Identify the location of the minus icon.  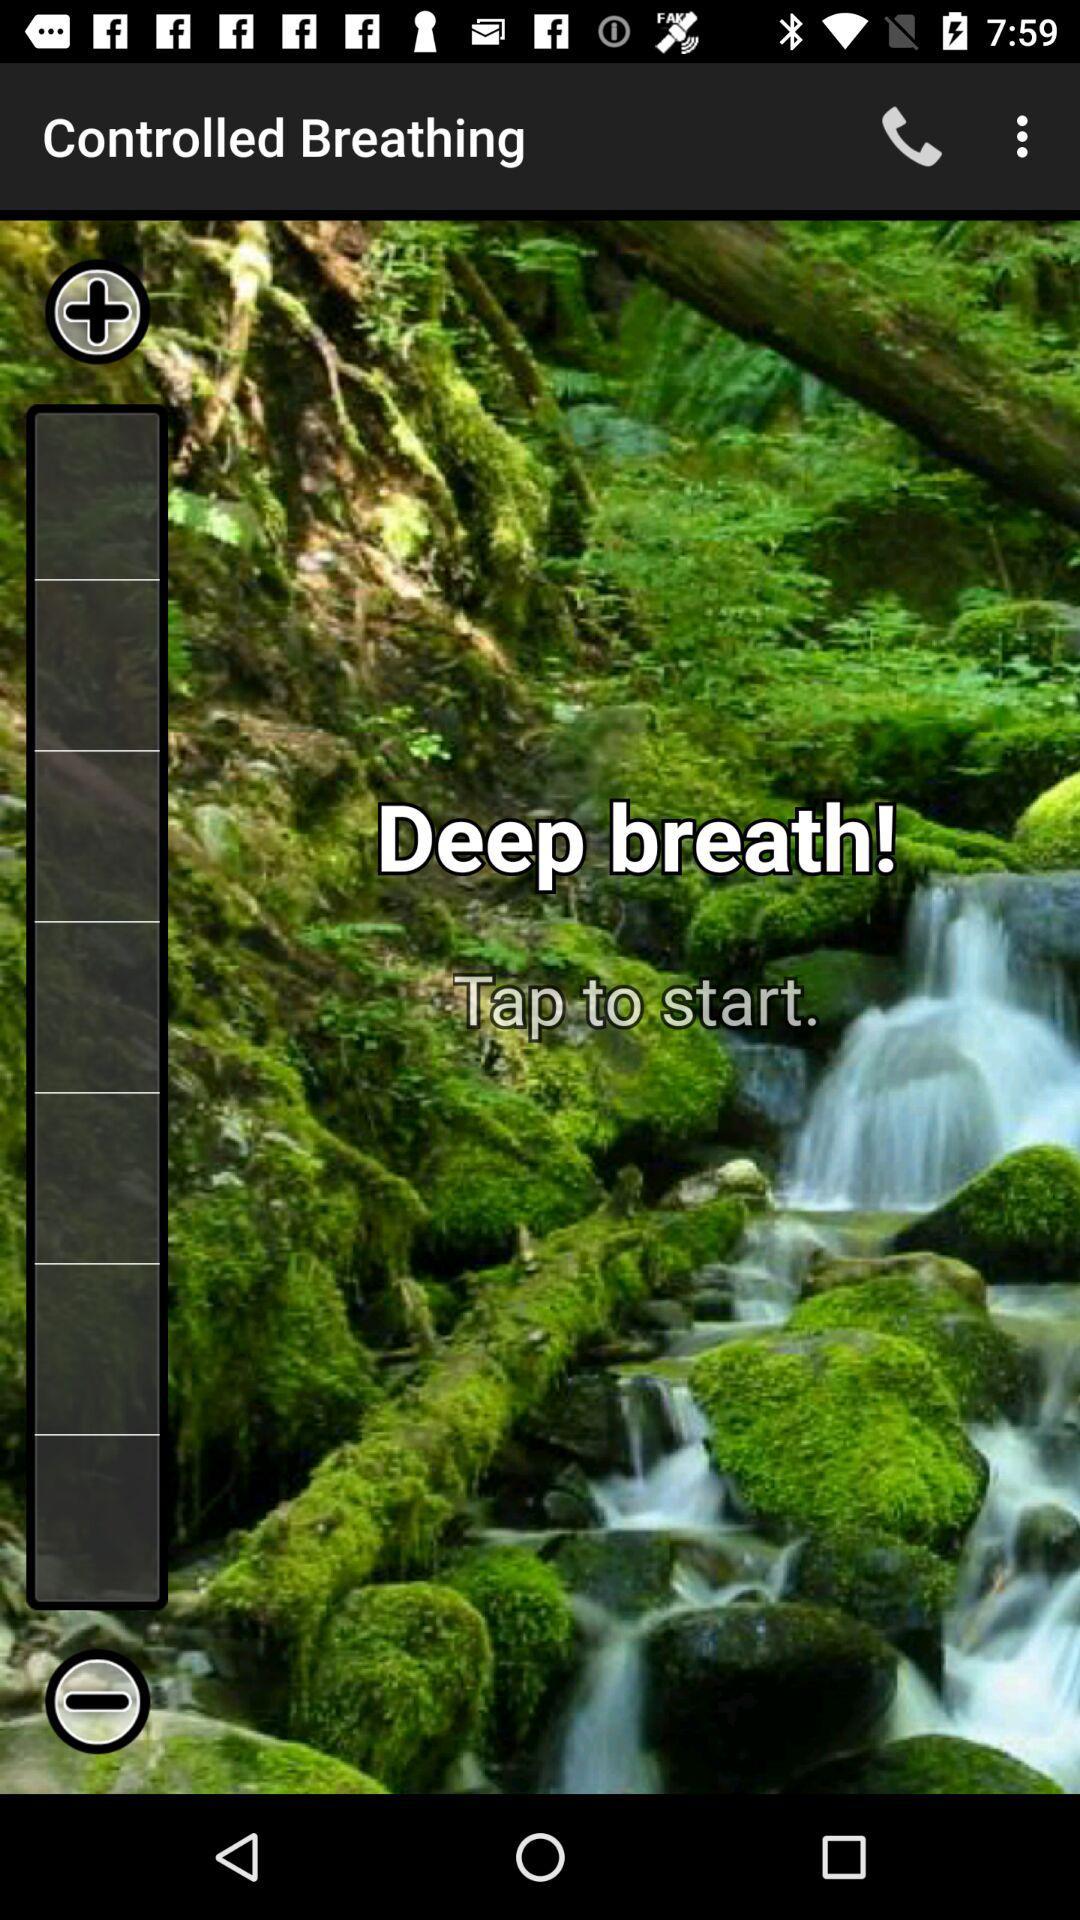
(97, 1701).